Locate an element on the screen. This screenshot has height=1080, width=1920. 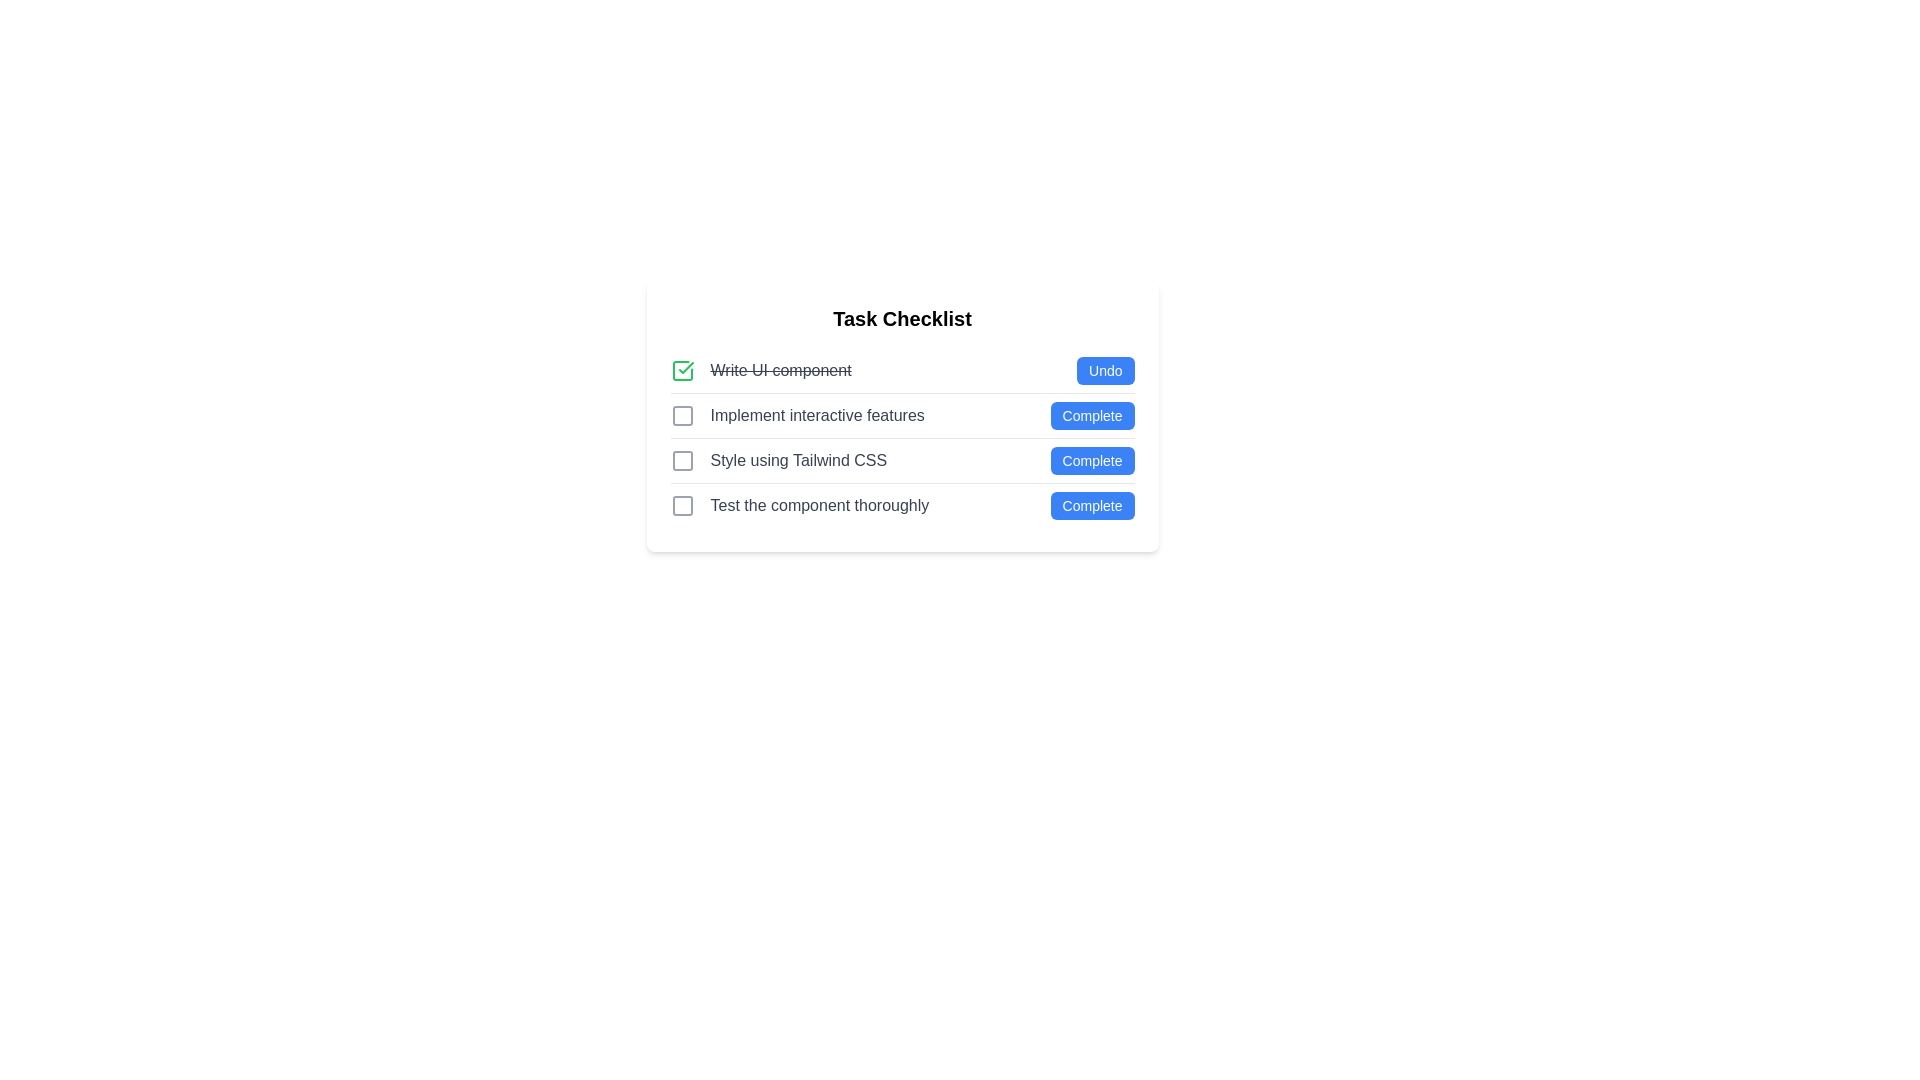
the checkbox, which is a square icon with rounded edges styled with a light gray outline, located to the left of the text 'Implement interactive features' is located at coordinates (682, 415).